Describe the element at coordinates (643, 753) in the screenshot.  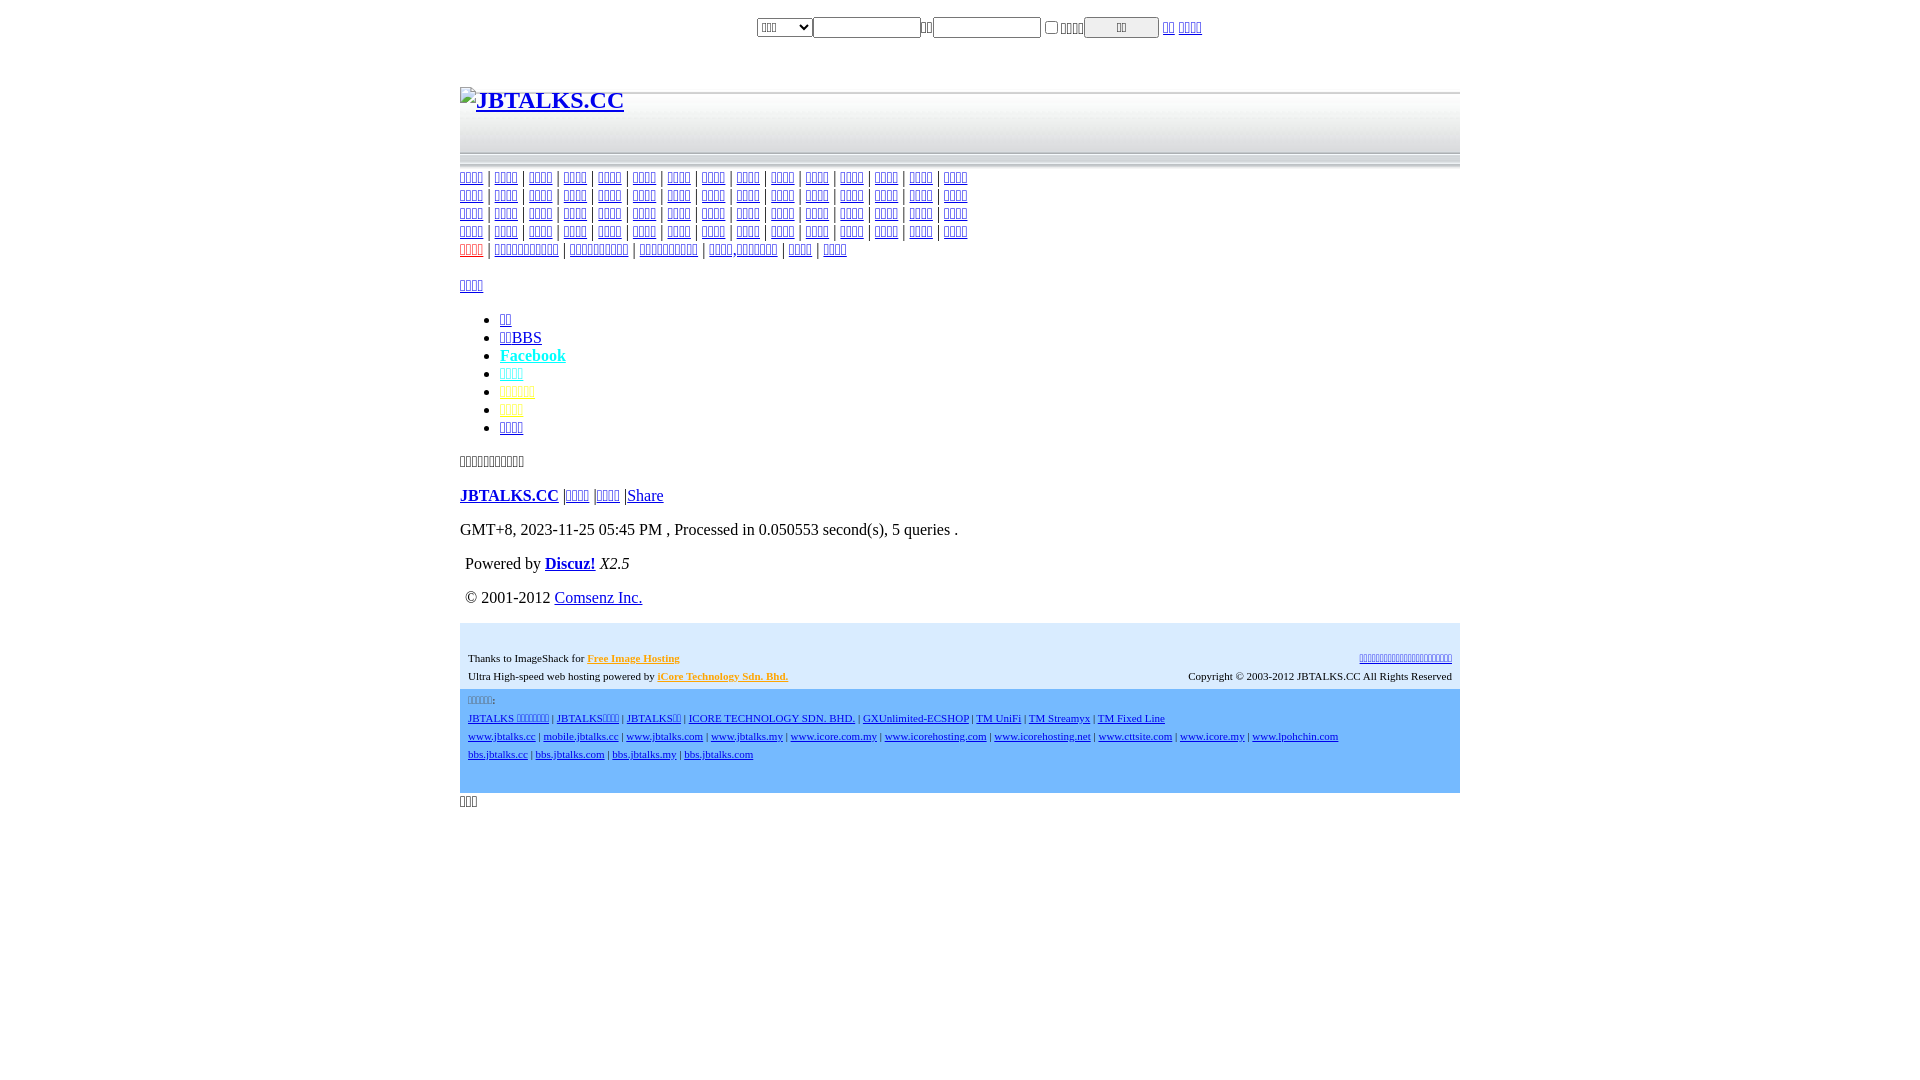
I see `'bbs.jbtalks.my'` at that location.